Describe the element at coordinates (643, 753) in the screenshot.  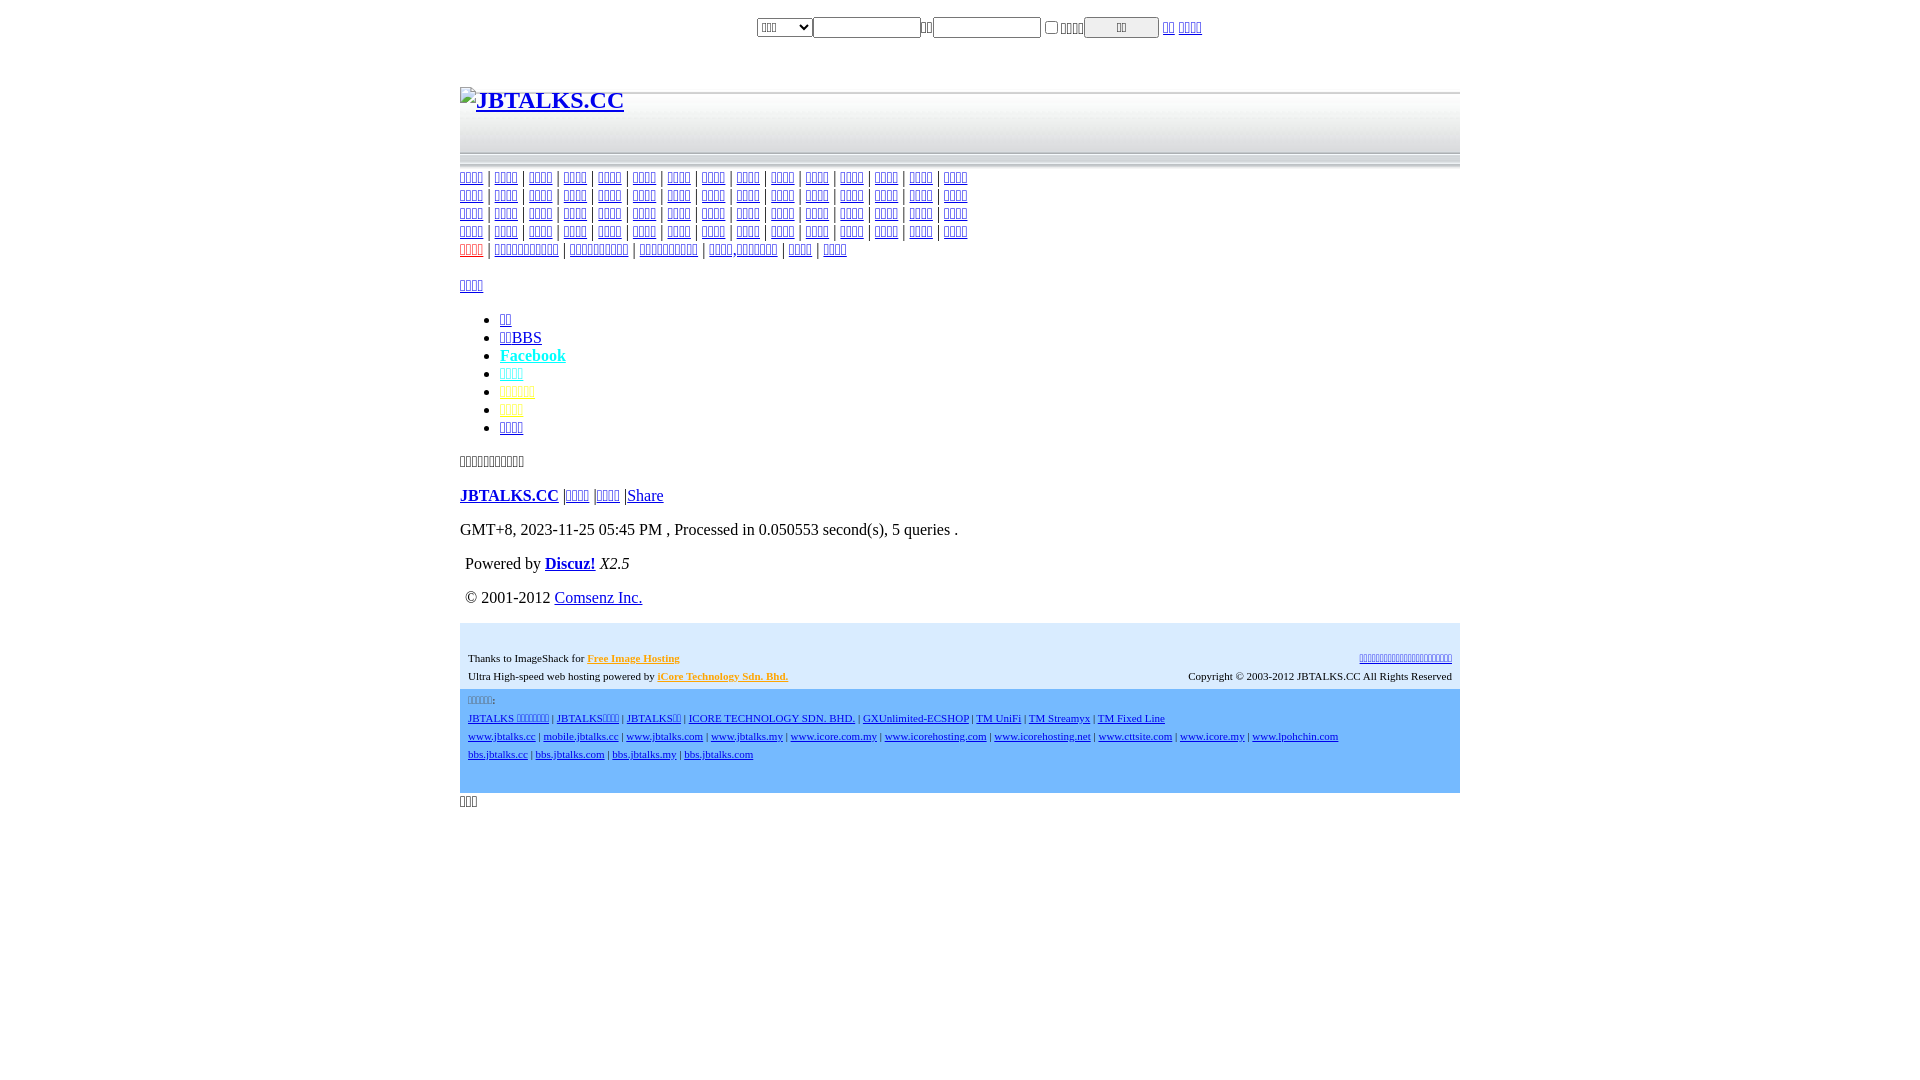
I see `'bbs.jbtalks.my'` at that location.